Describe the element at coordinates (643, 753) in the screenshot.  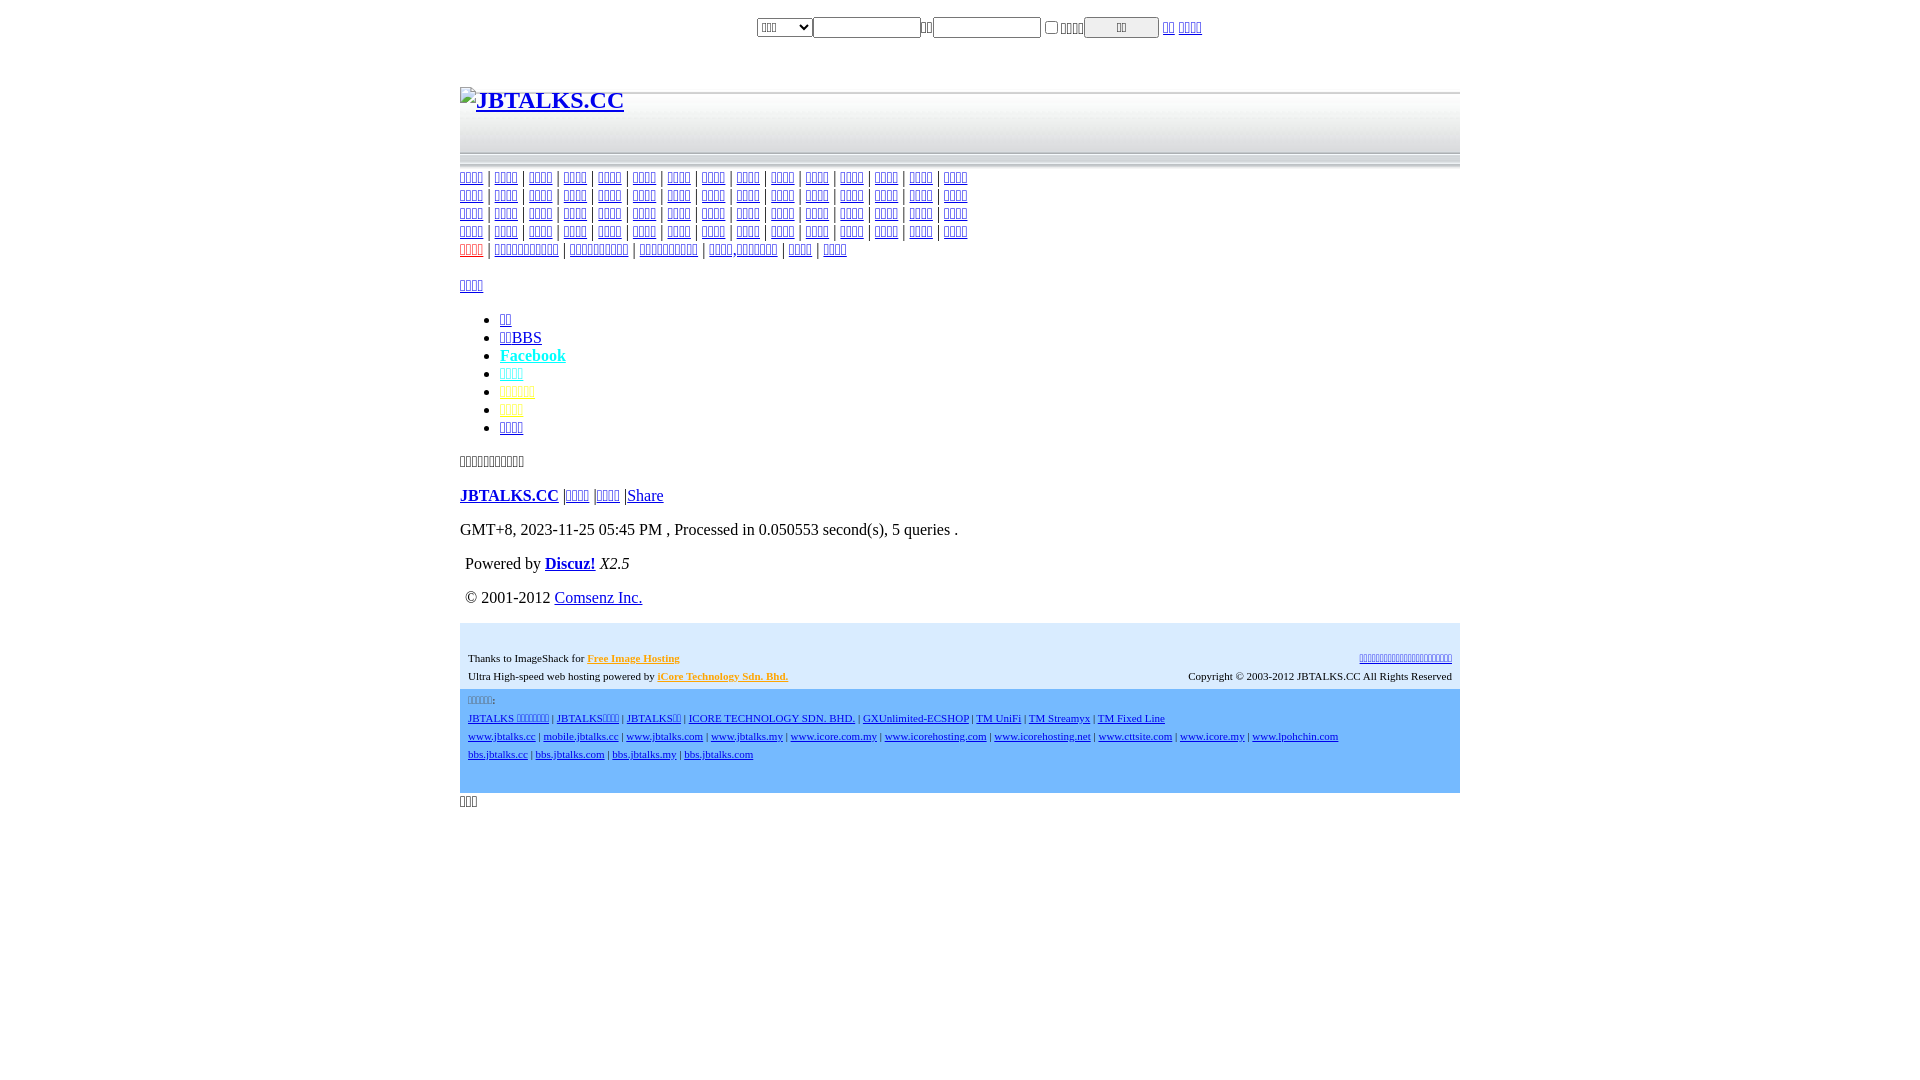
I see `'bbs.jbtalks.my'` at that location.